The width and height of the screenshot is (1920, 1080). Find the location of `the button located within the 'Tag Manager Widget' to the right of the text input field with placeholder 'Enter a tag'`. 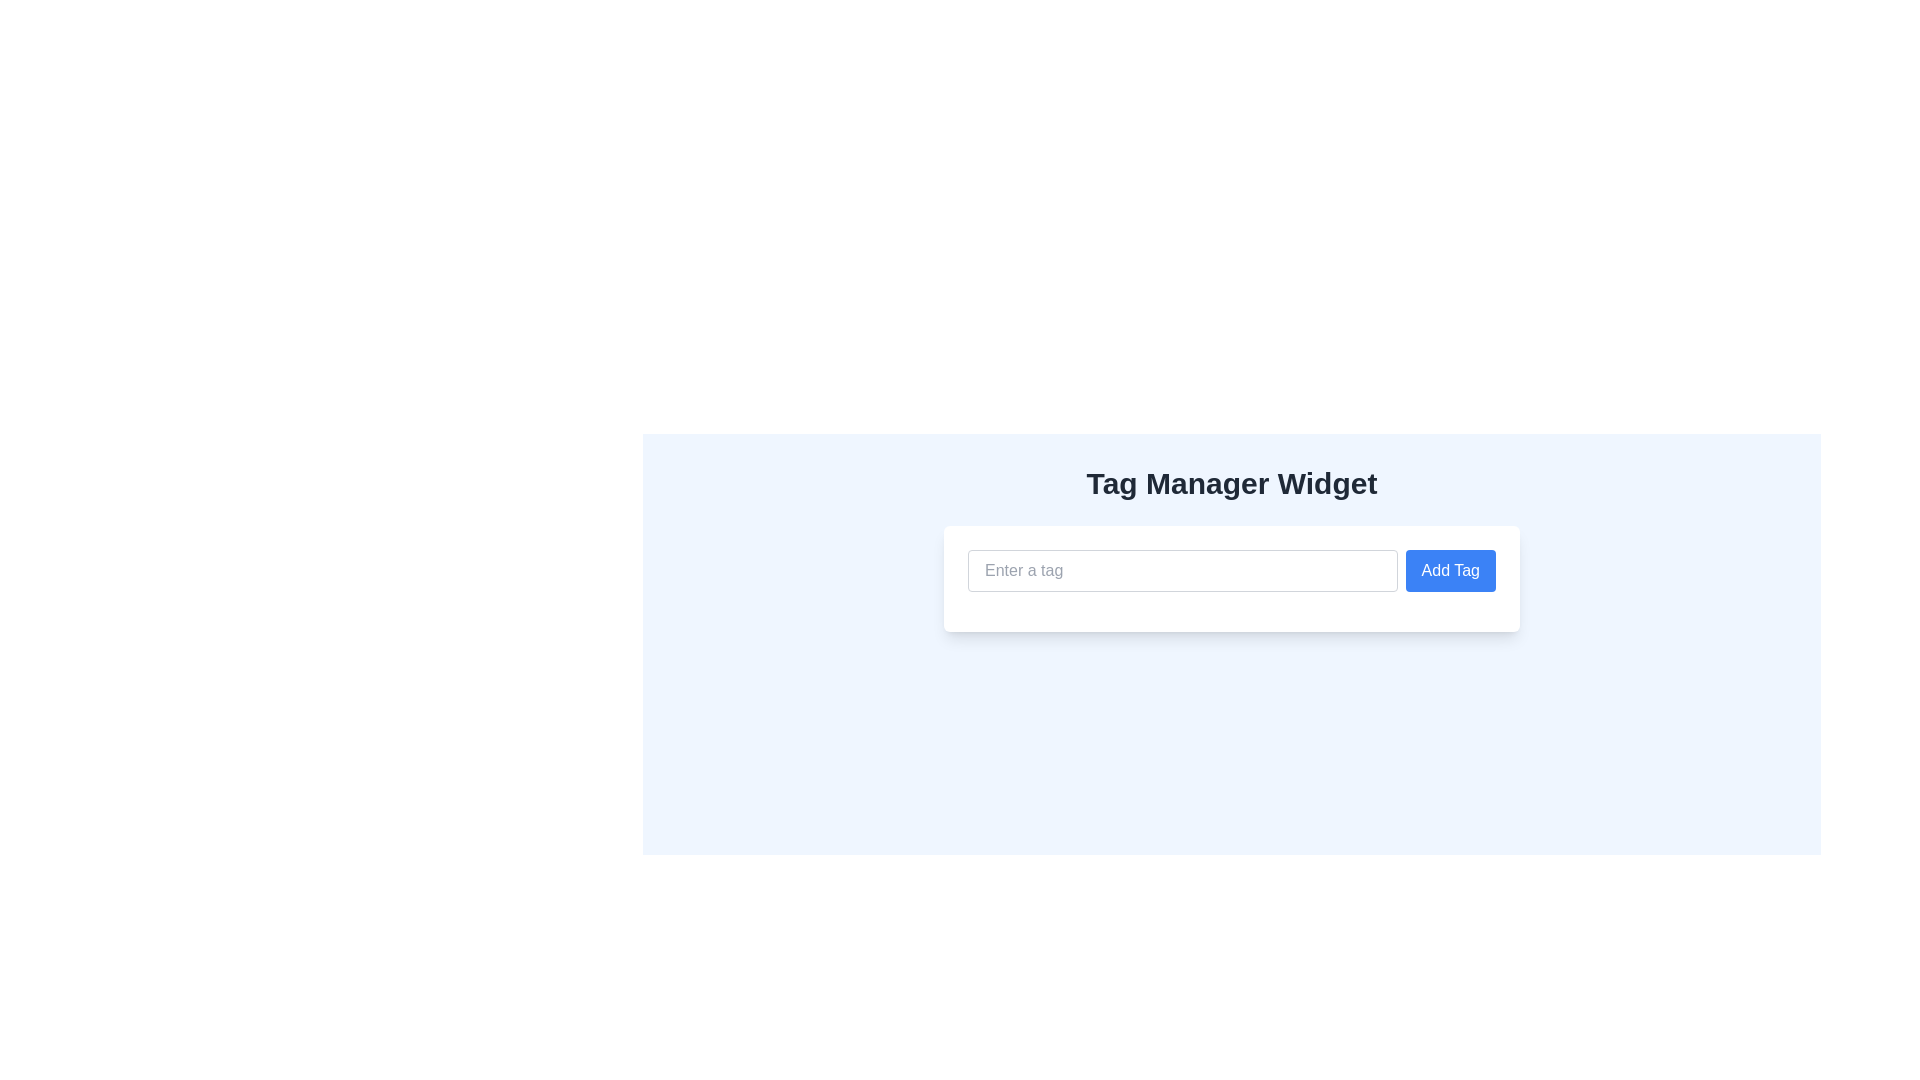

the button located within the 'Tag Manager Widget' to the right of the text input field with placeholder 'Enter a tag' is located at coordinates (1450, 570).